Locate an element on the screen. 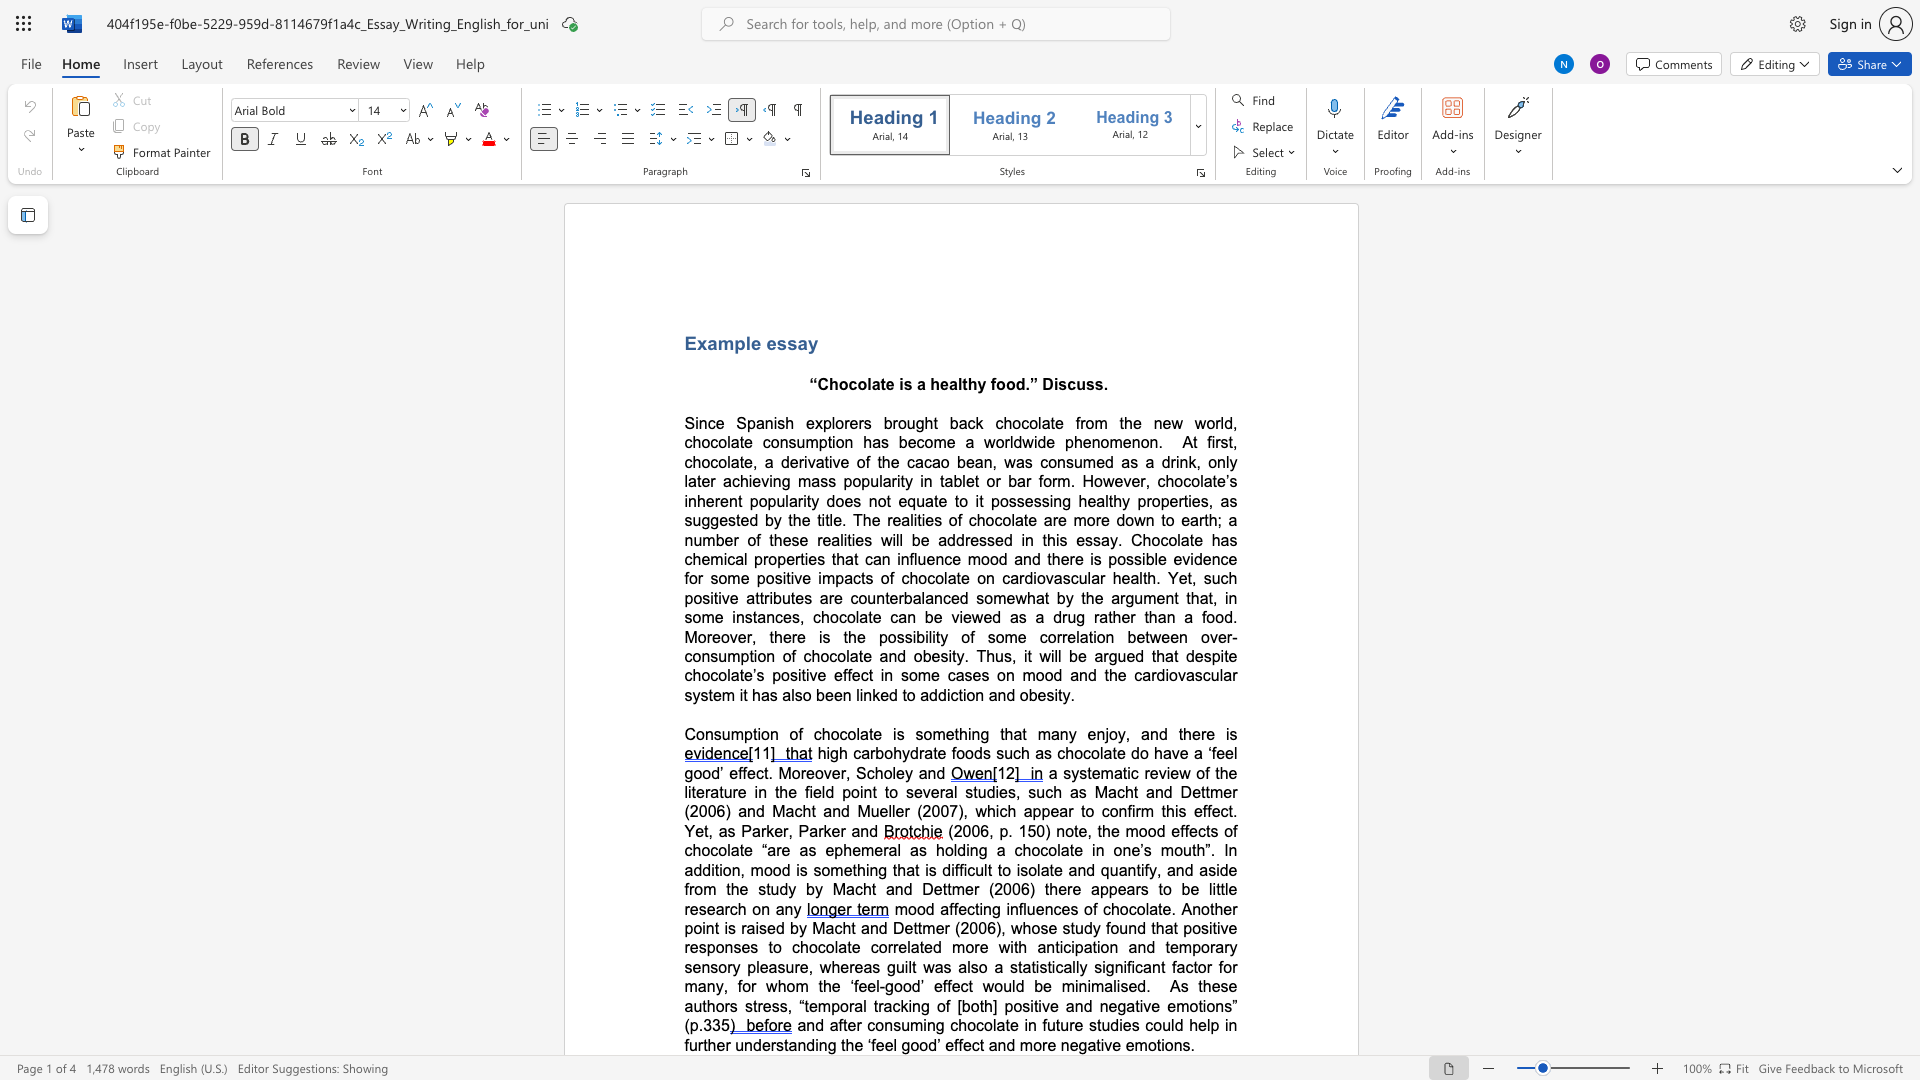  the subset text "ct would be mi" within the text "guilt was also a statistically significant factor for many, for whom the ‘feel-good’ effect would be min" is located at coordinates (960, 985).